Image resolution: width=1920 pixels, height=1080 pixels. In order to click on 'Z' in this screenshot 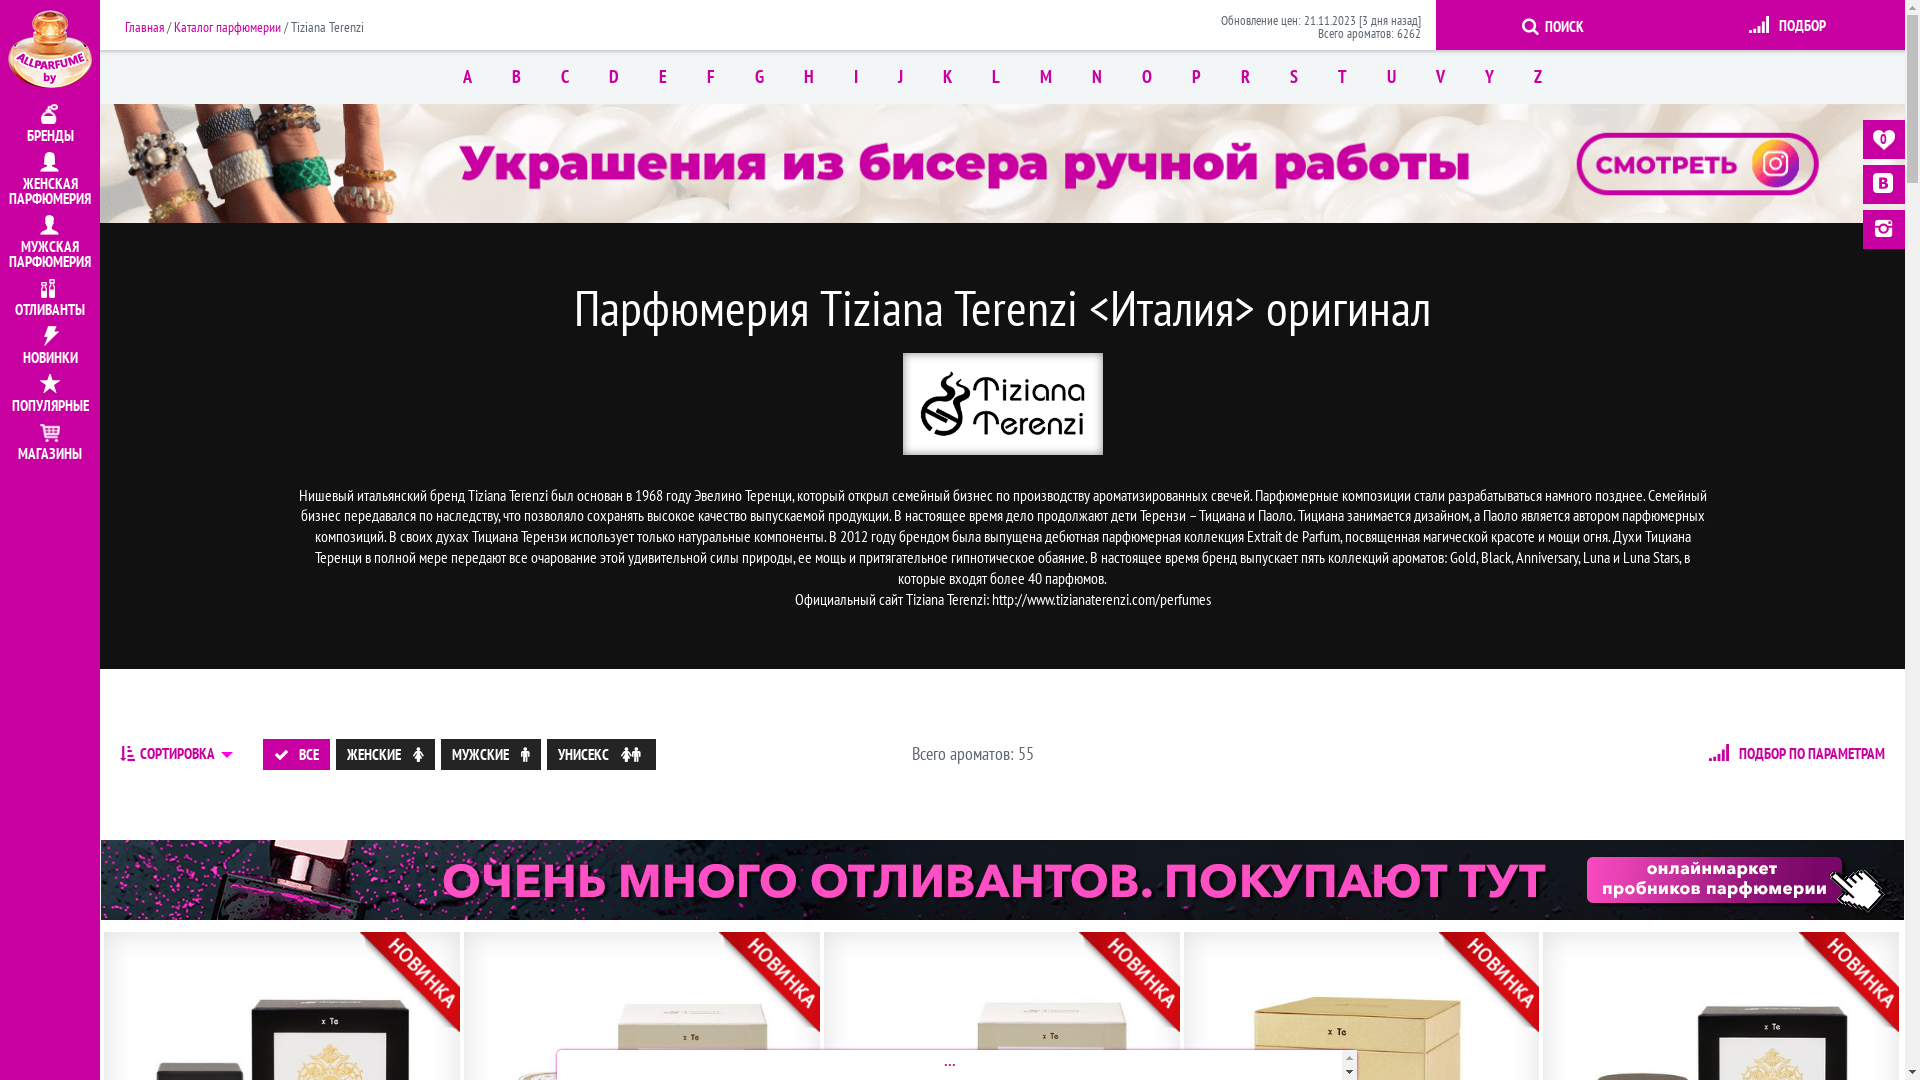, I will do `click(1536, 76)`.